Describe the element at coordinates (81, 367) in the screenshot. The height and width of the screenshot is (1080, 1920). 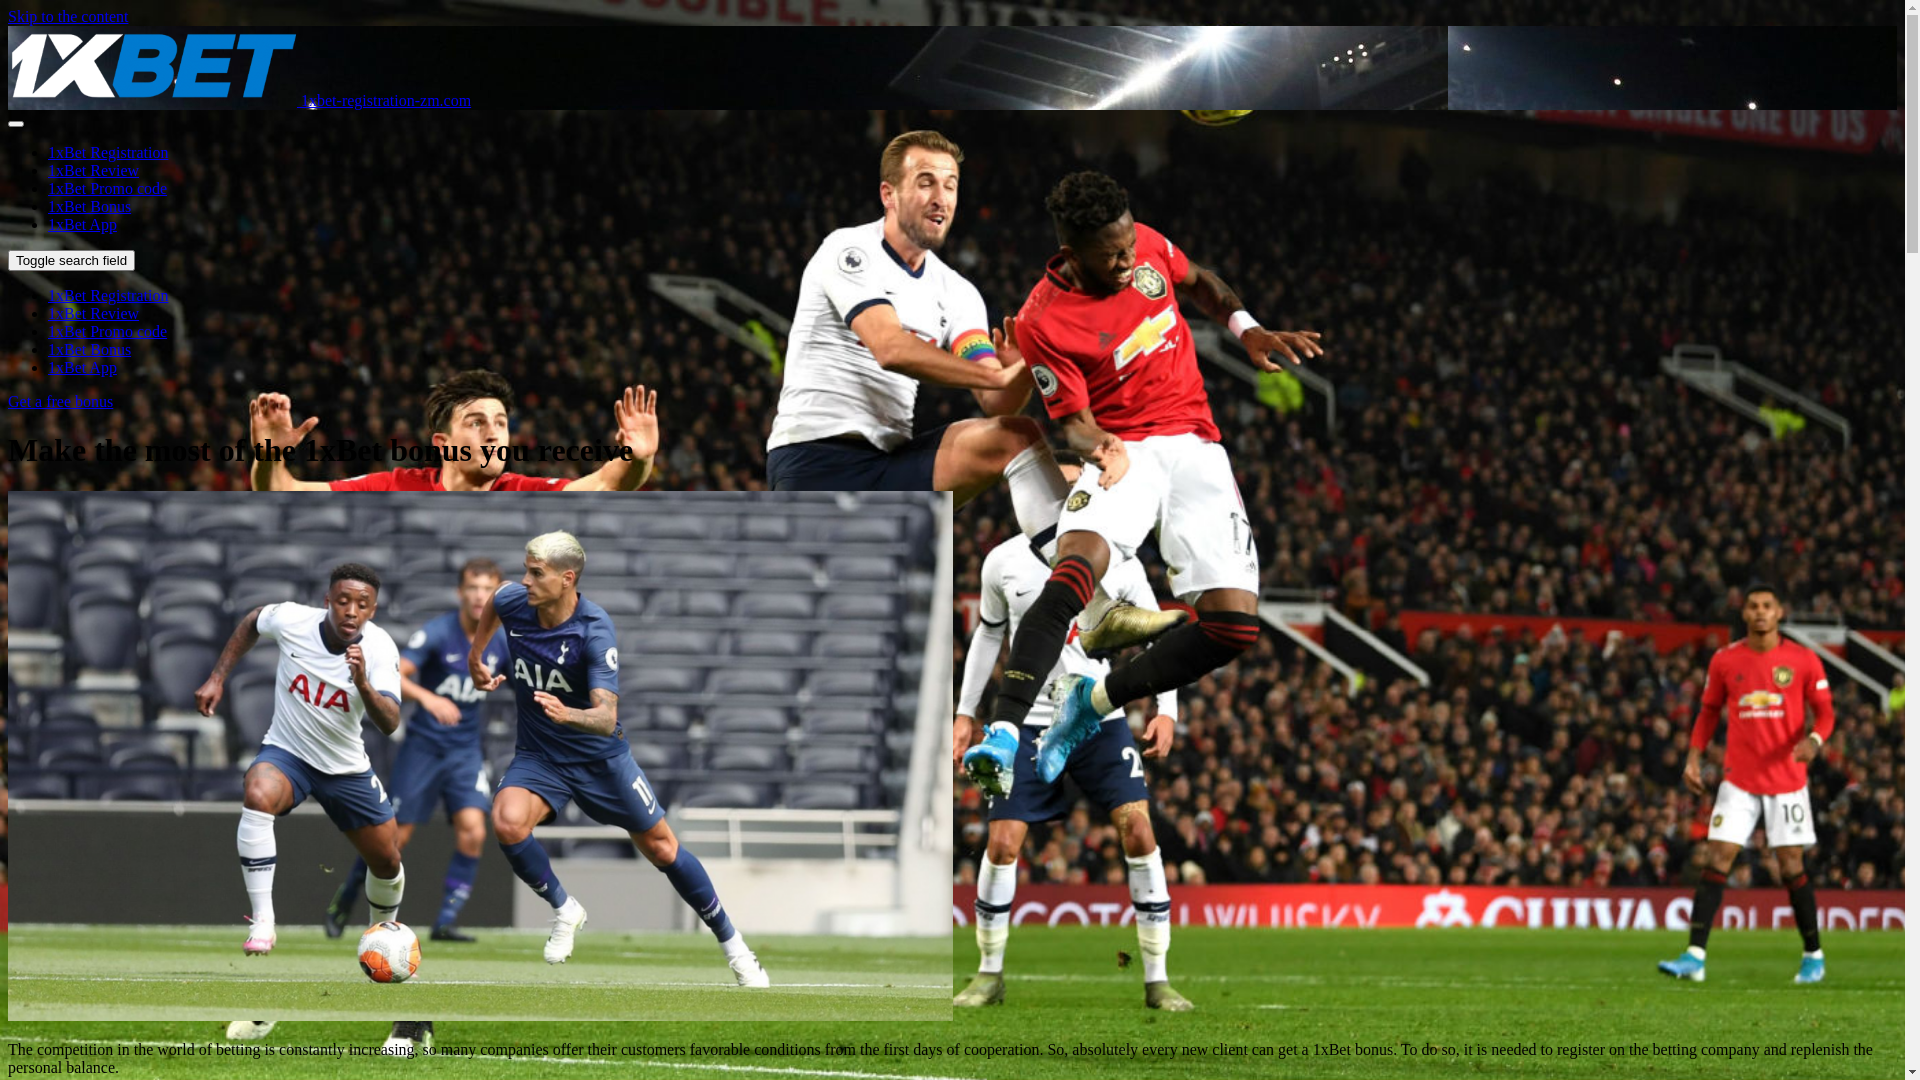
I see `'1xBet App'` at that location.